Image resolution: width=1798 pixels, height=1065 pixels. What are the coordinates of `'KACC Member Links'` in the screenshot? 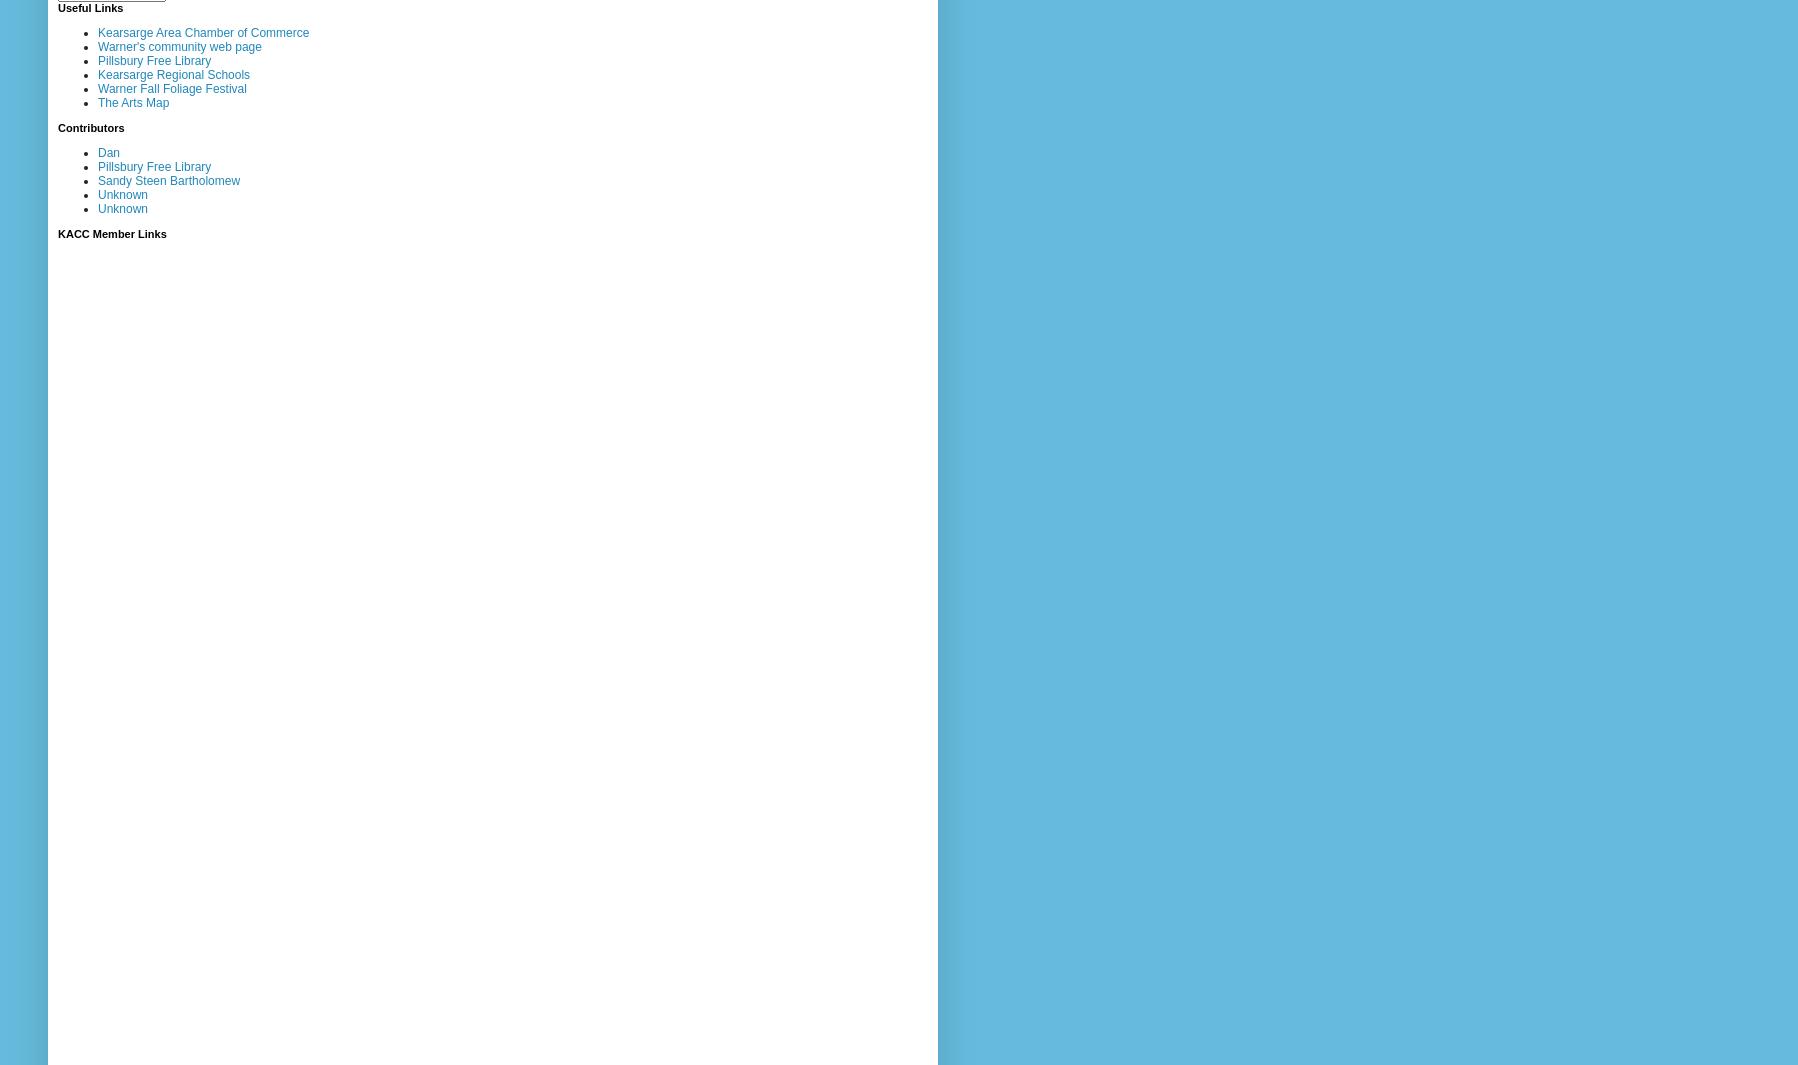 It's located at (111, 232).